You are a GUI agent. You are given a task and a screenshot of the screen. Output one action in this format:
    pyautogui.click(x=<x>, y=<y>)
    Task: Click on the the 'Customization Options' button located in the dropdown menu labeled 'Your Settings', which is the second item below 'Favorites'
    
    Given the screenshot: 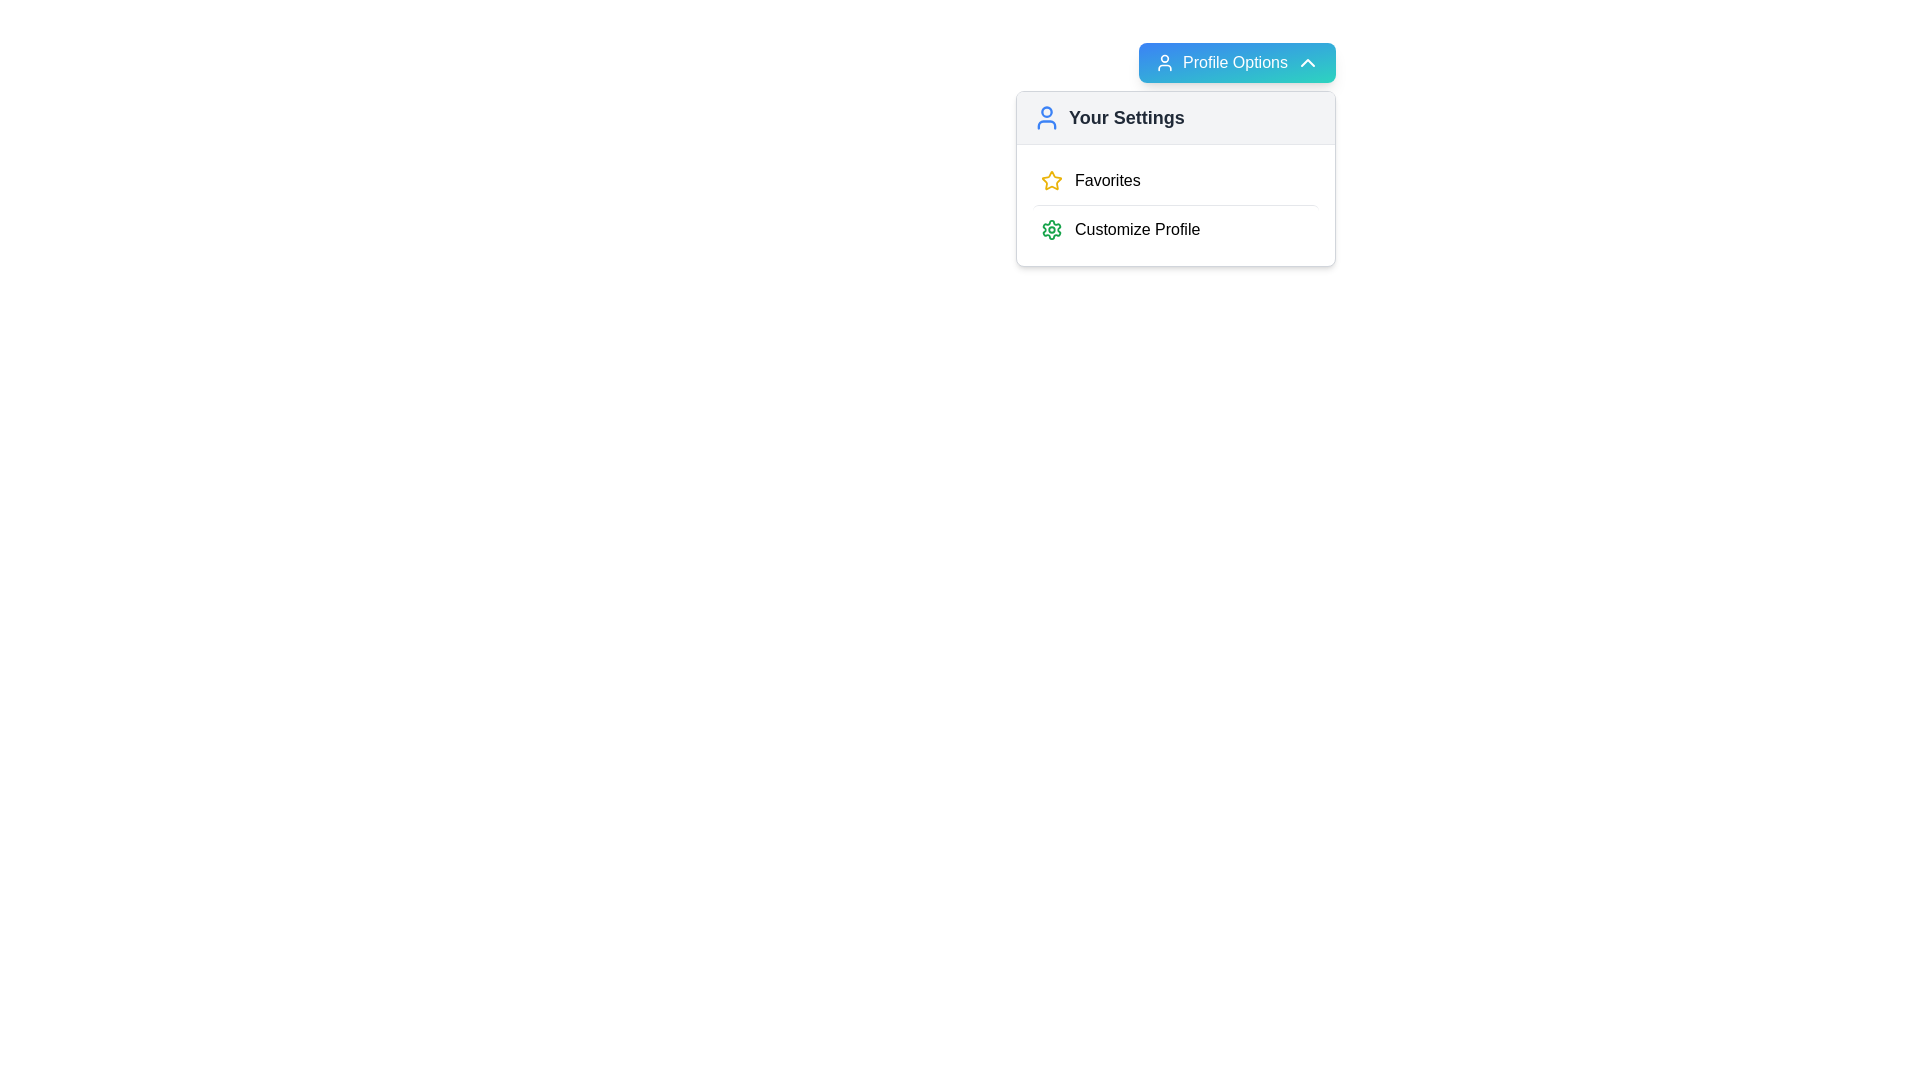 What is the action you would take?
    pyautogui.click(x=1176, y=228)
    